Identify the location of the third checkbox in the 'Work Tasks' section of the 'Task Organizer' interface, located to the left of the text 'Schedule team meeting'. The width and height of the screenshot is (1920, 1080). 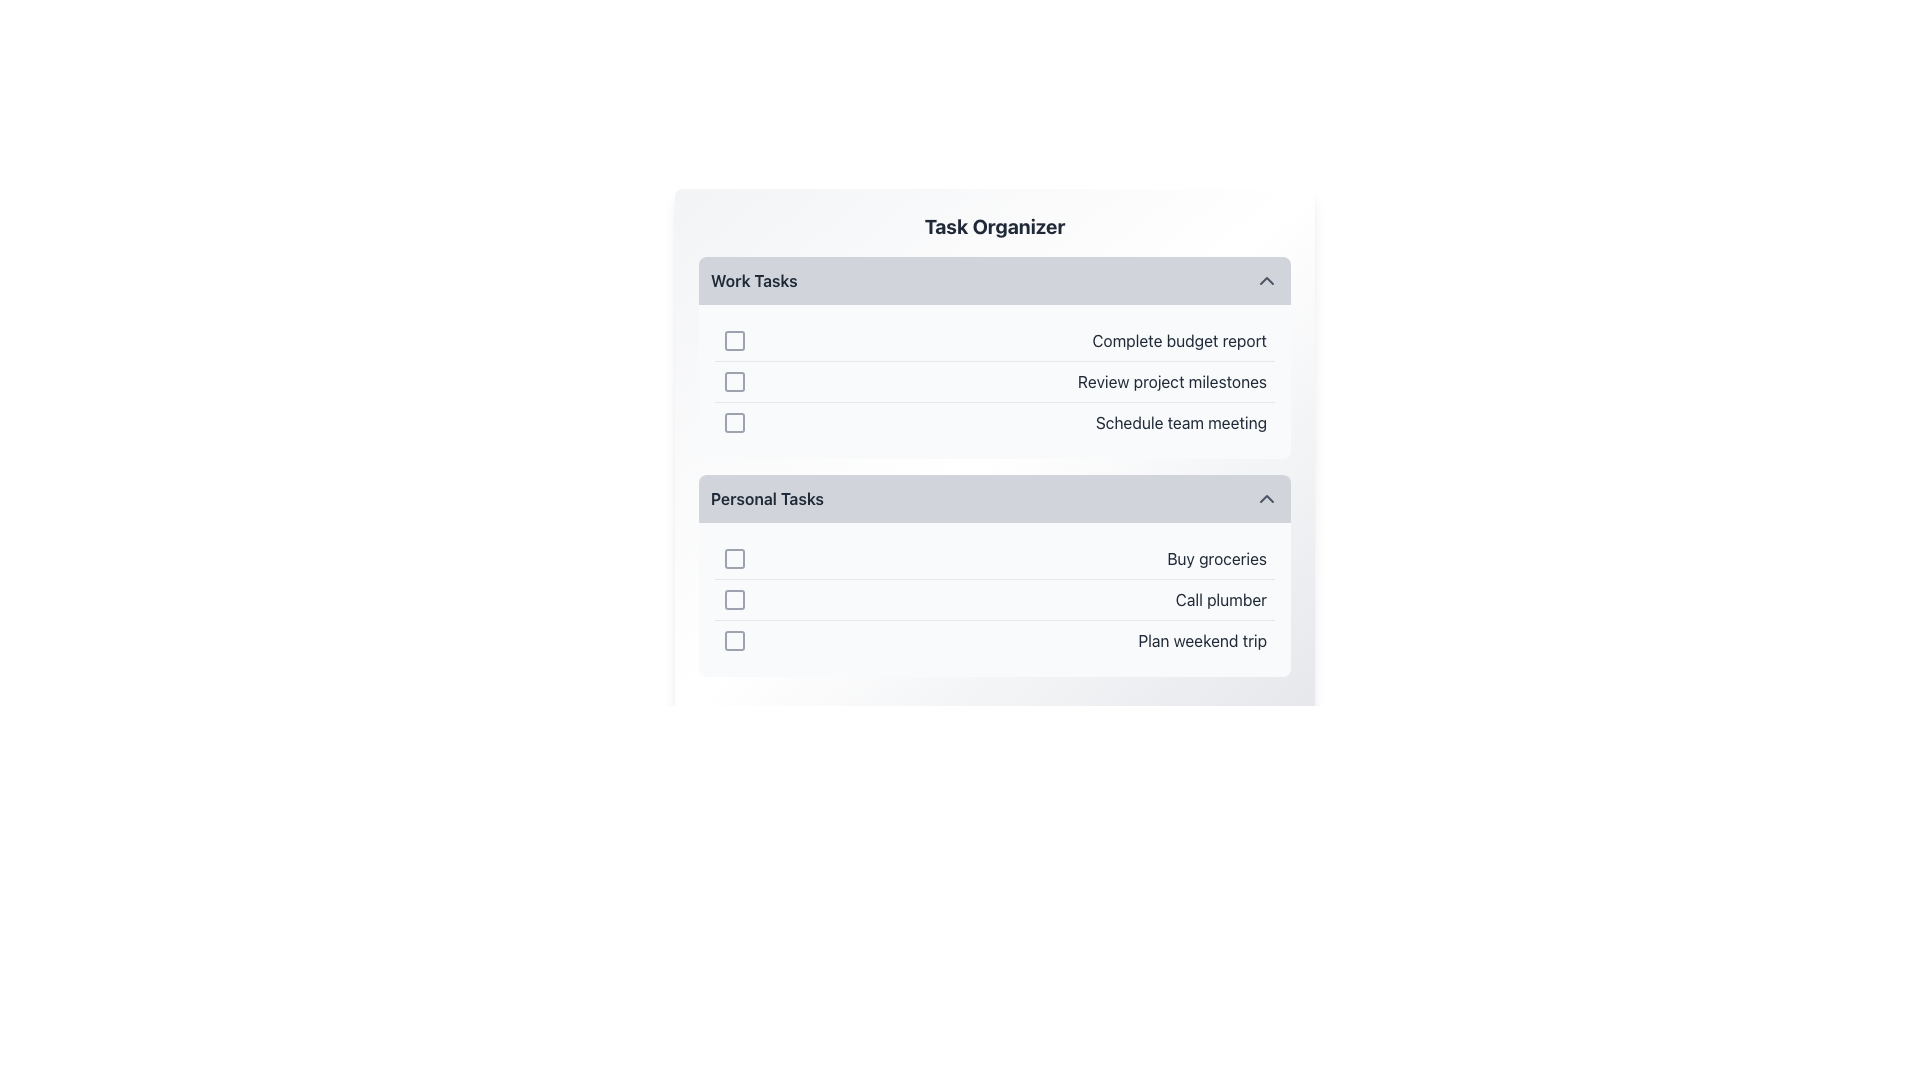
(733, 422).